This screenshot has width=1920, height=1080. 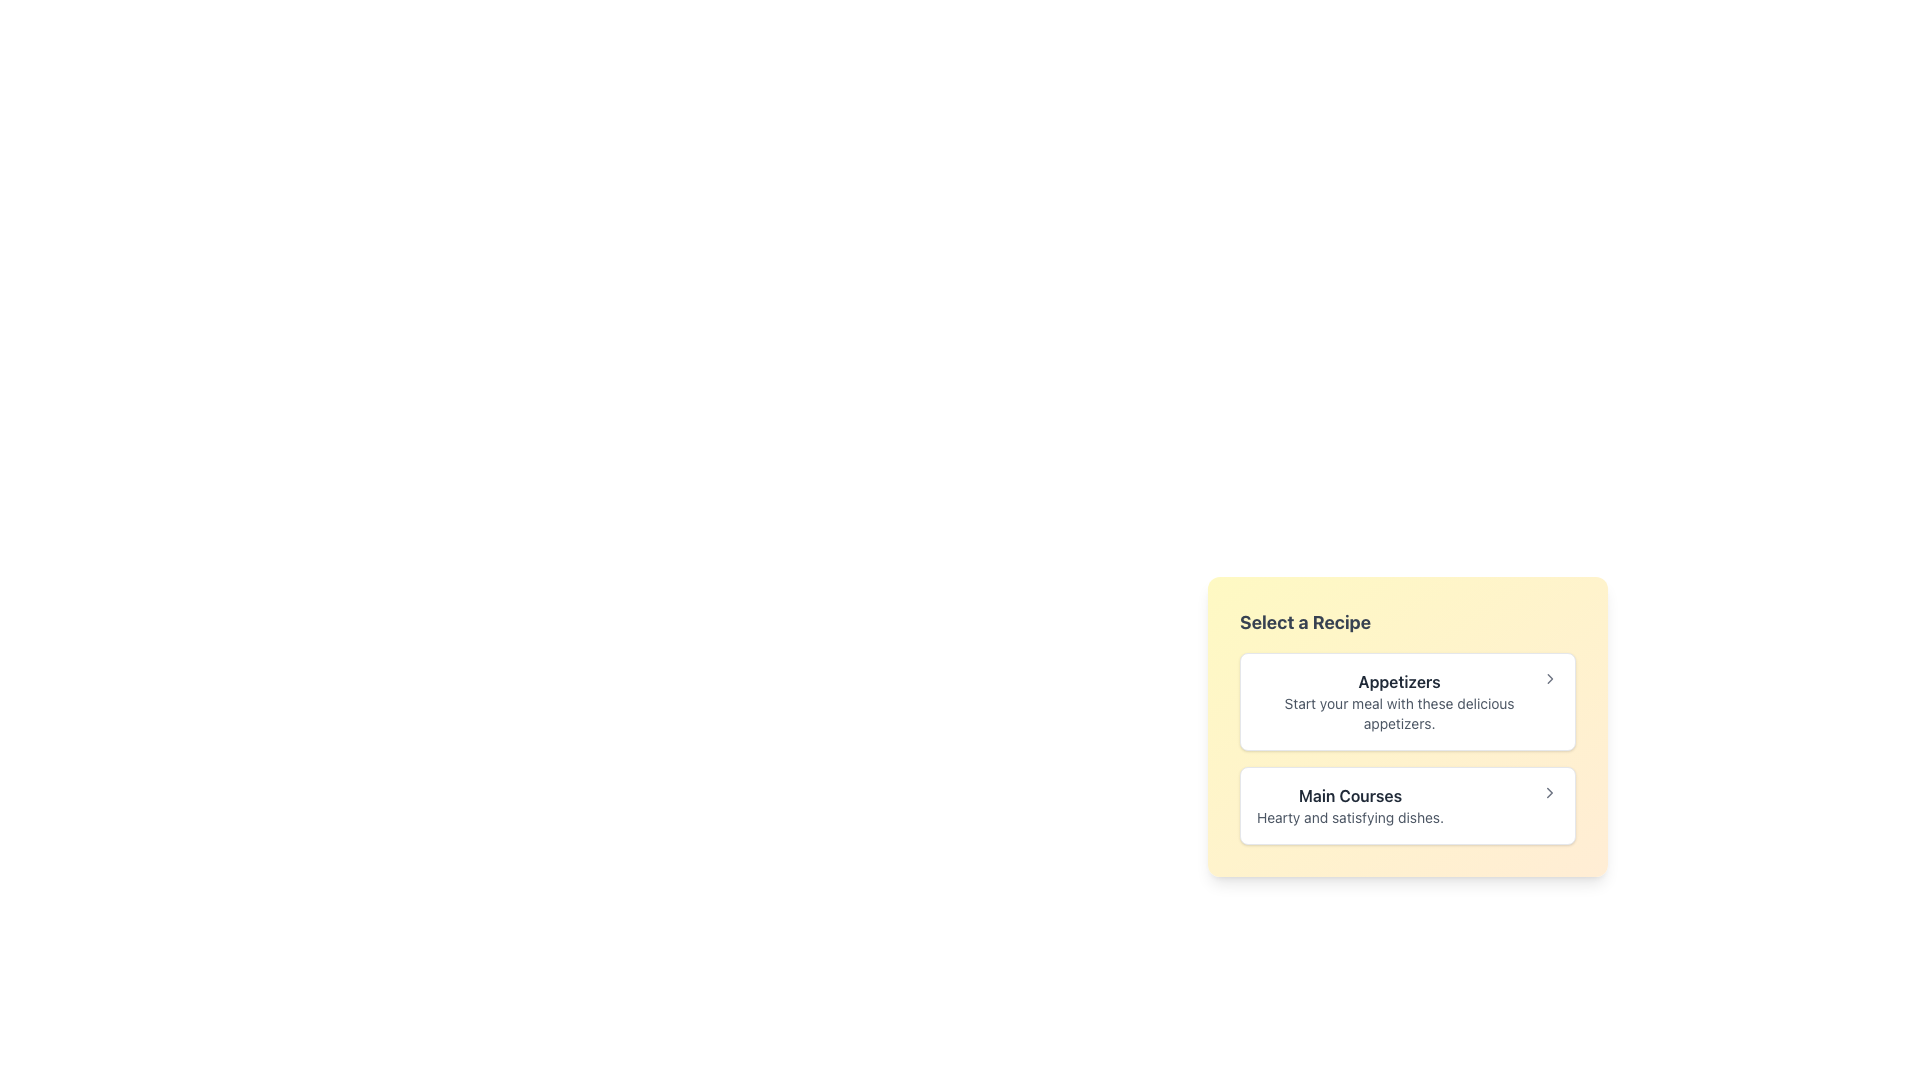 I want to click on the Text Label that serves as a title or heading indicating the purpose of the section, which is centrally positioned above the 'Appetizers' and 'Main Courses' sections, so click(x=1305, y=622).